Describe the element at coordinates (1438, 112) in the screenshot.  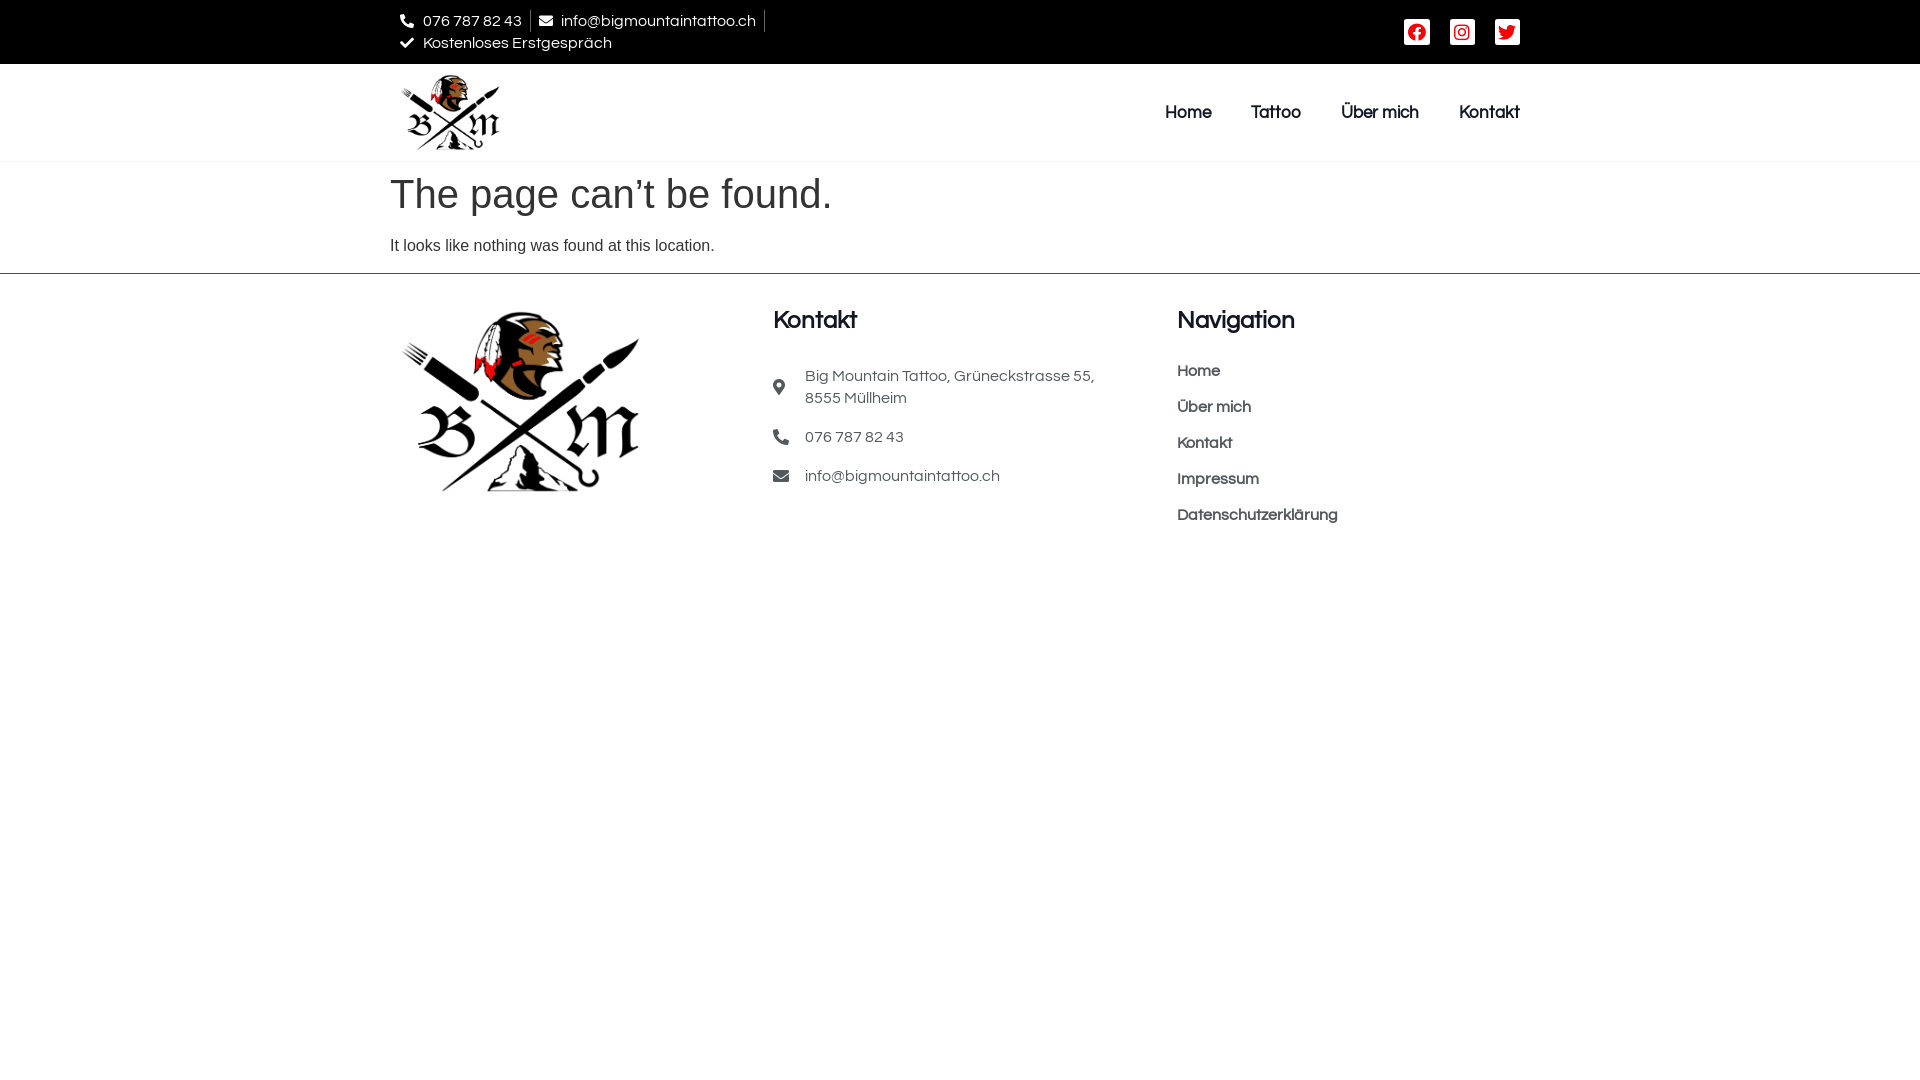
I see `'Kontakt'` at that location.